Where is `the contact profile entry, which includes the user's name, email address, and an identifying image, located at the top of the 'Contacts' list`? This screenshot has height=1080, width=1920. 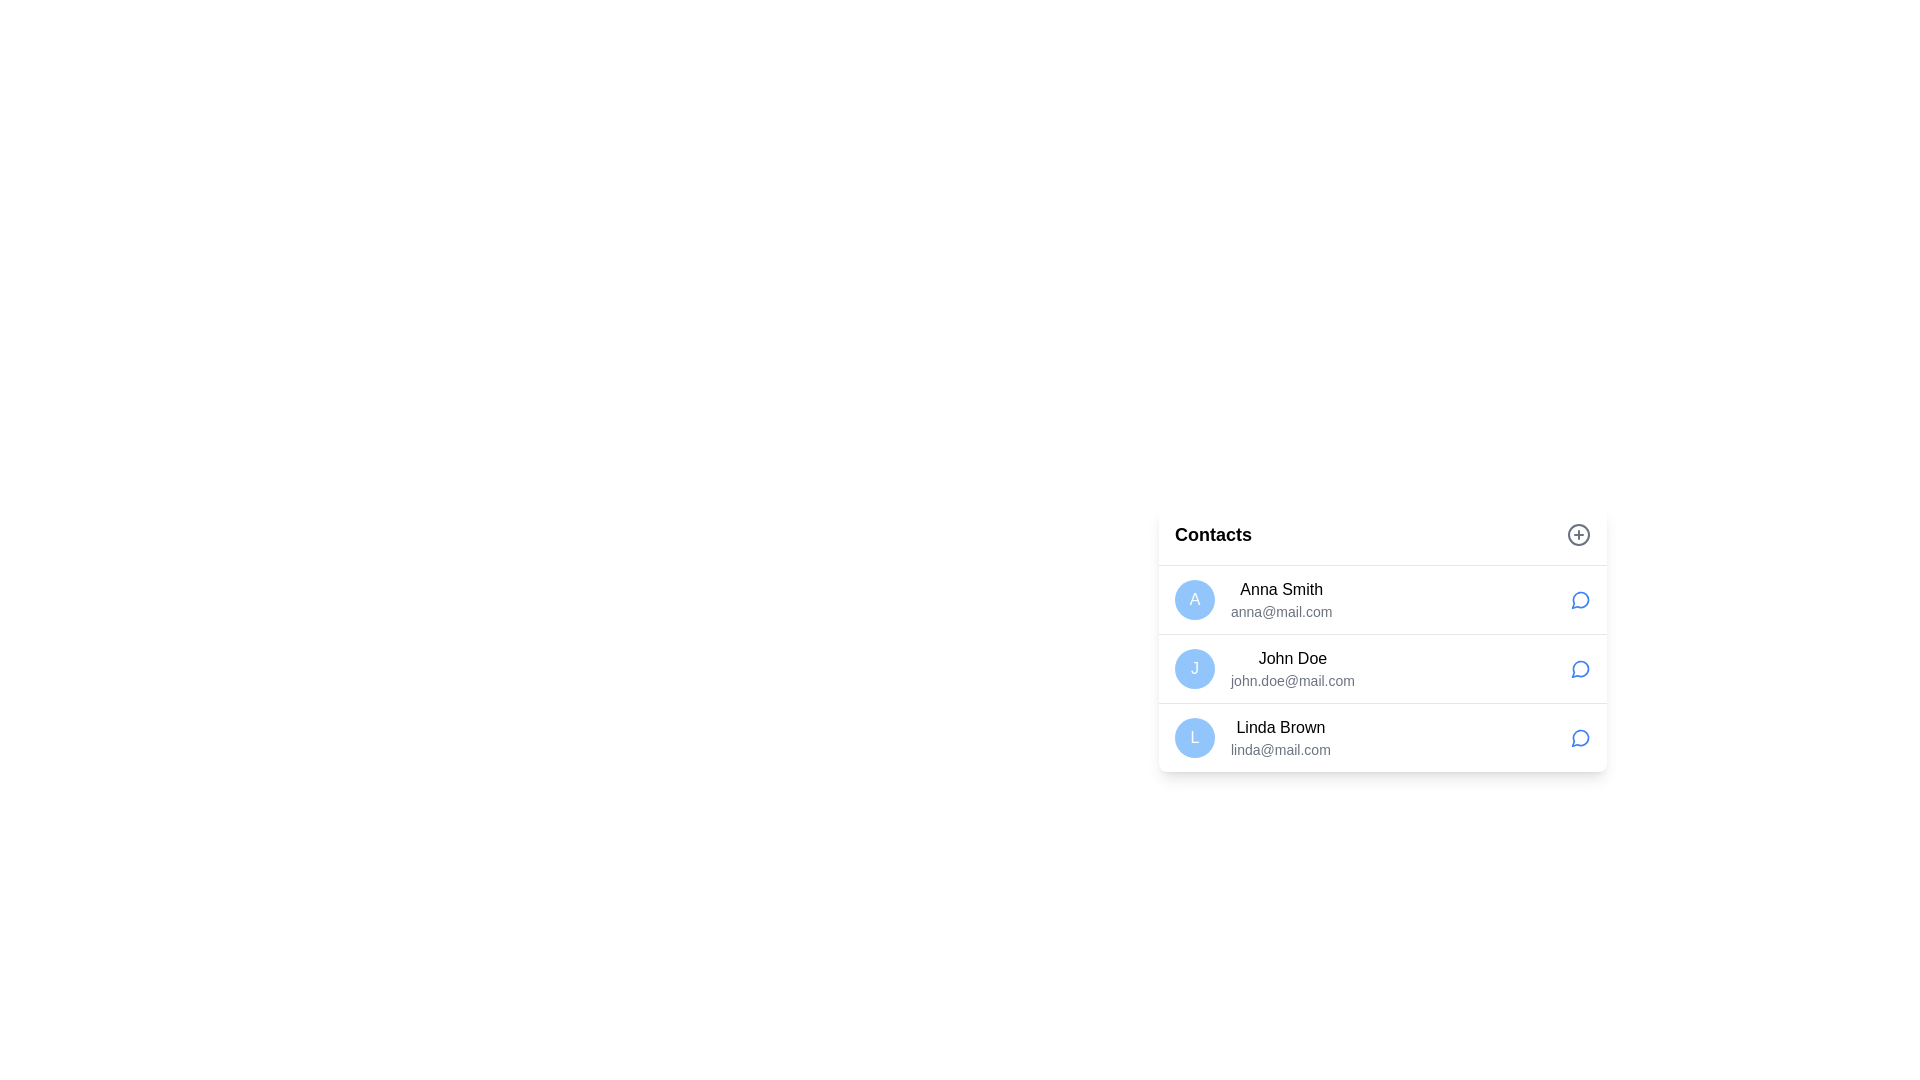 the contact profile entry, which includes the user's name, email address, and an identifying image, located at the top of the 'Contacts' list is located at coordinates (1252, 599).